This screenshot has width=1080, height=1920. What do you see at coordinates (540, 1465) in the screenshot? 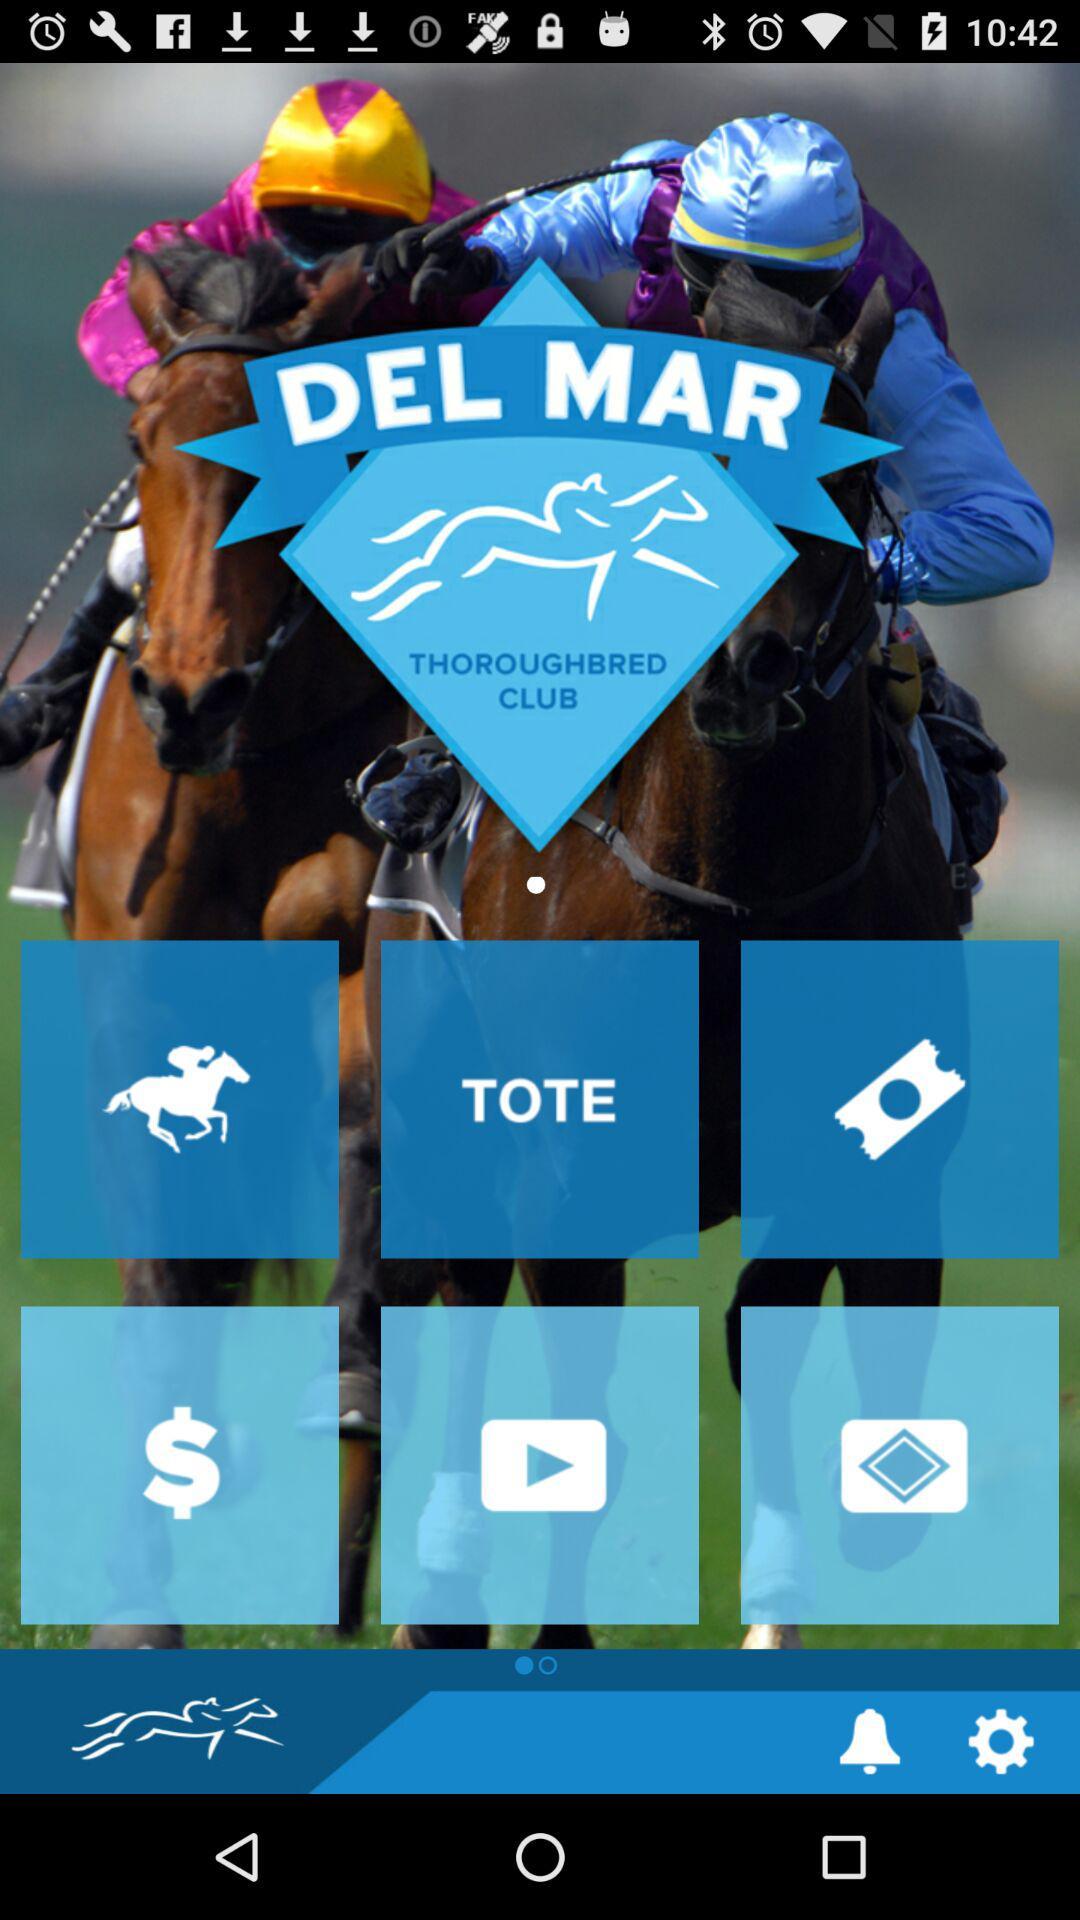
I see `start the app` at bounding box center [540, 1465].